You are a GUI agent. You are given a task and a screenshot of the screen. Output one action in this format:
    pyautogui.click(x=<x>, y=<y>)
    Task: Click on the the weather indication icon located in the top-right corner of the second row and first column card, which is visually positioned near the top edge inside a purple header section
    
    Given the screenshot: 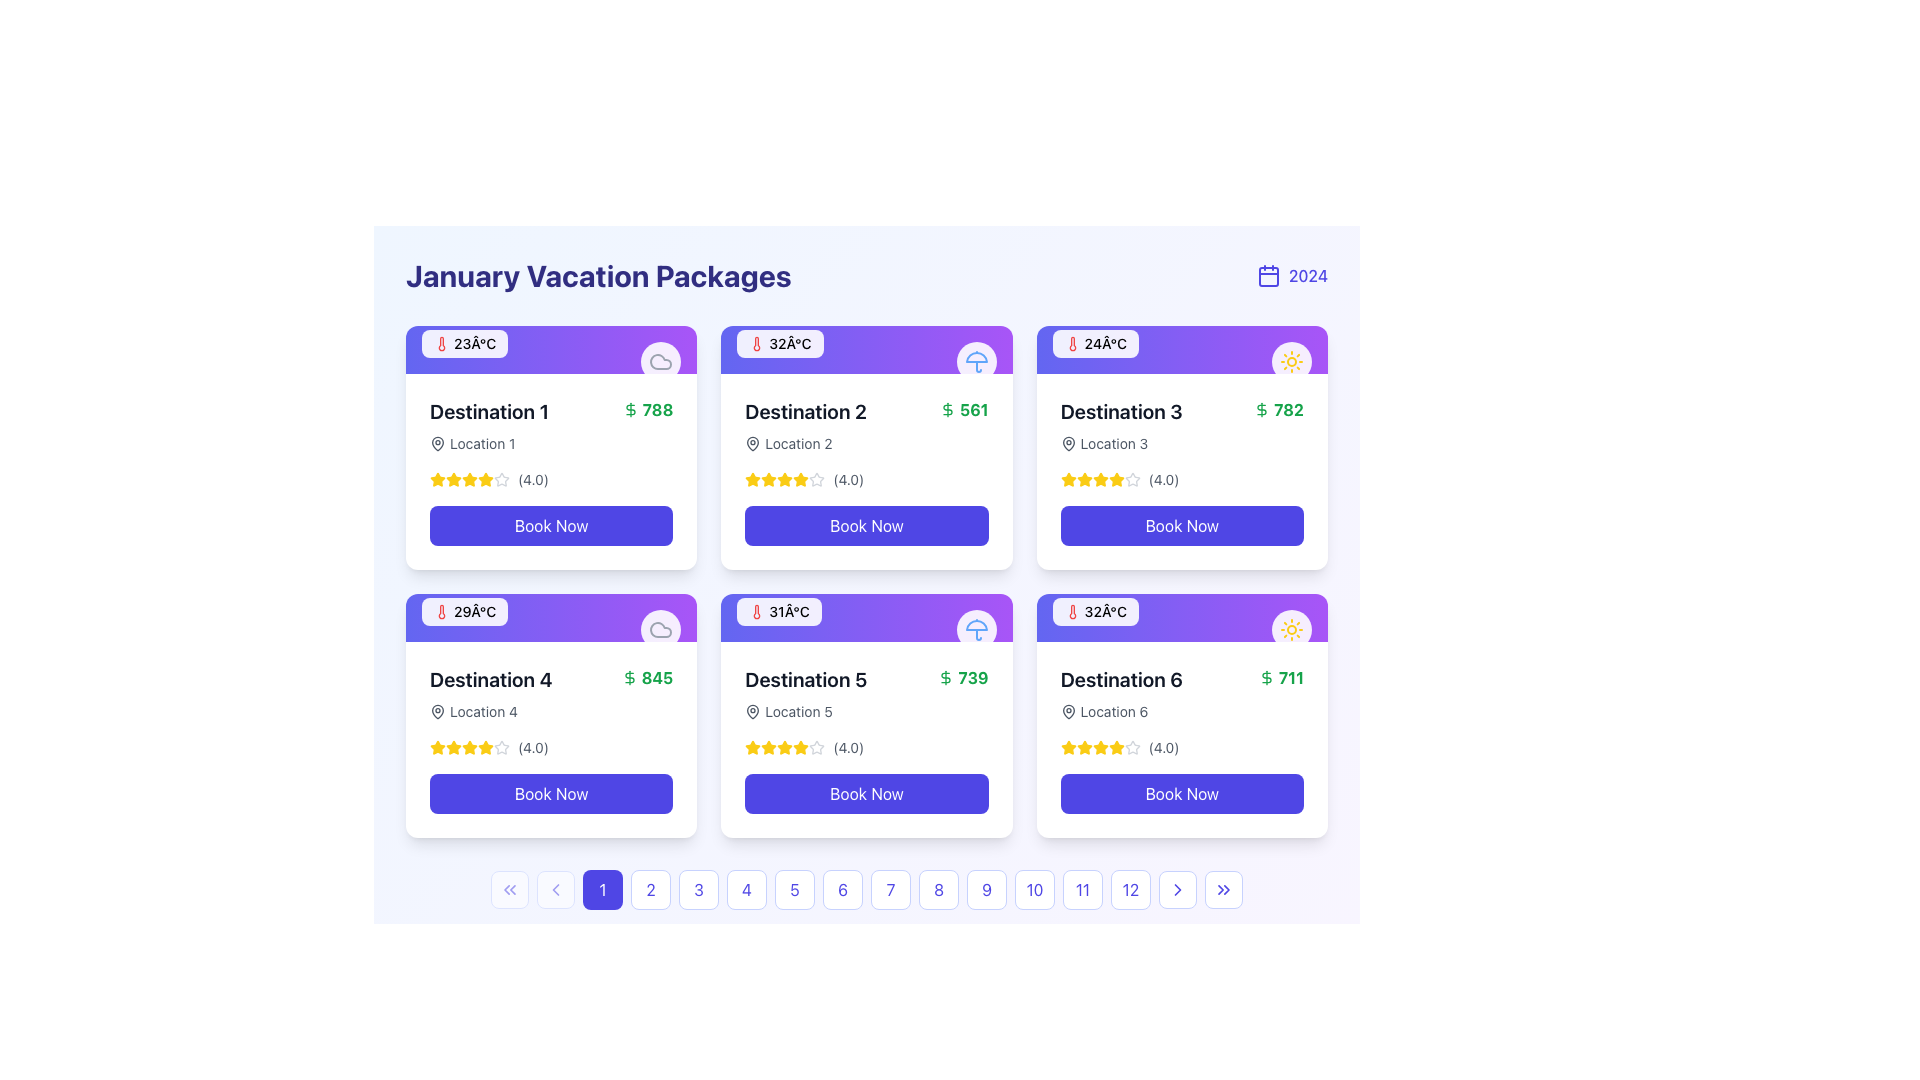 What is the action you would take?
    pyautogui.click(x=661, y=628)
    